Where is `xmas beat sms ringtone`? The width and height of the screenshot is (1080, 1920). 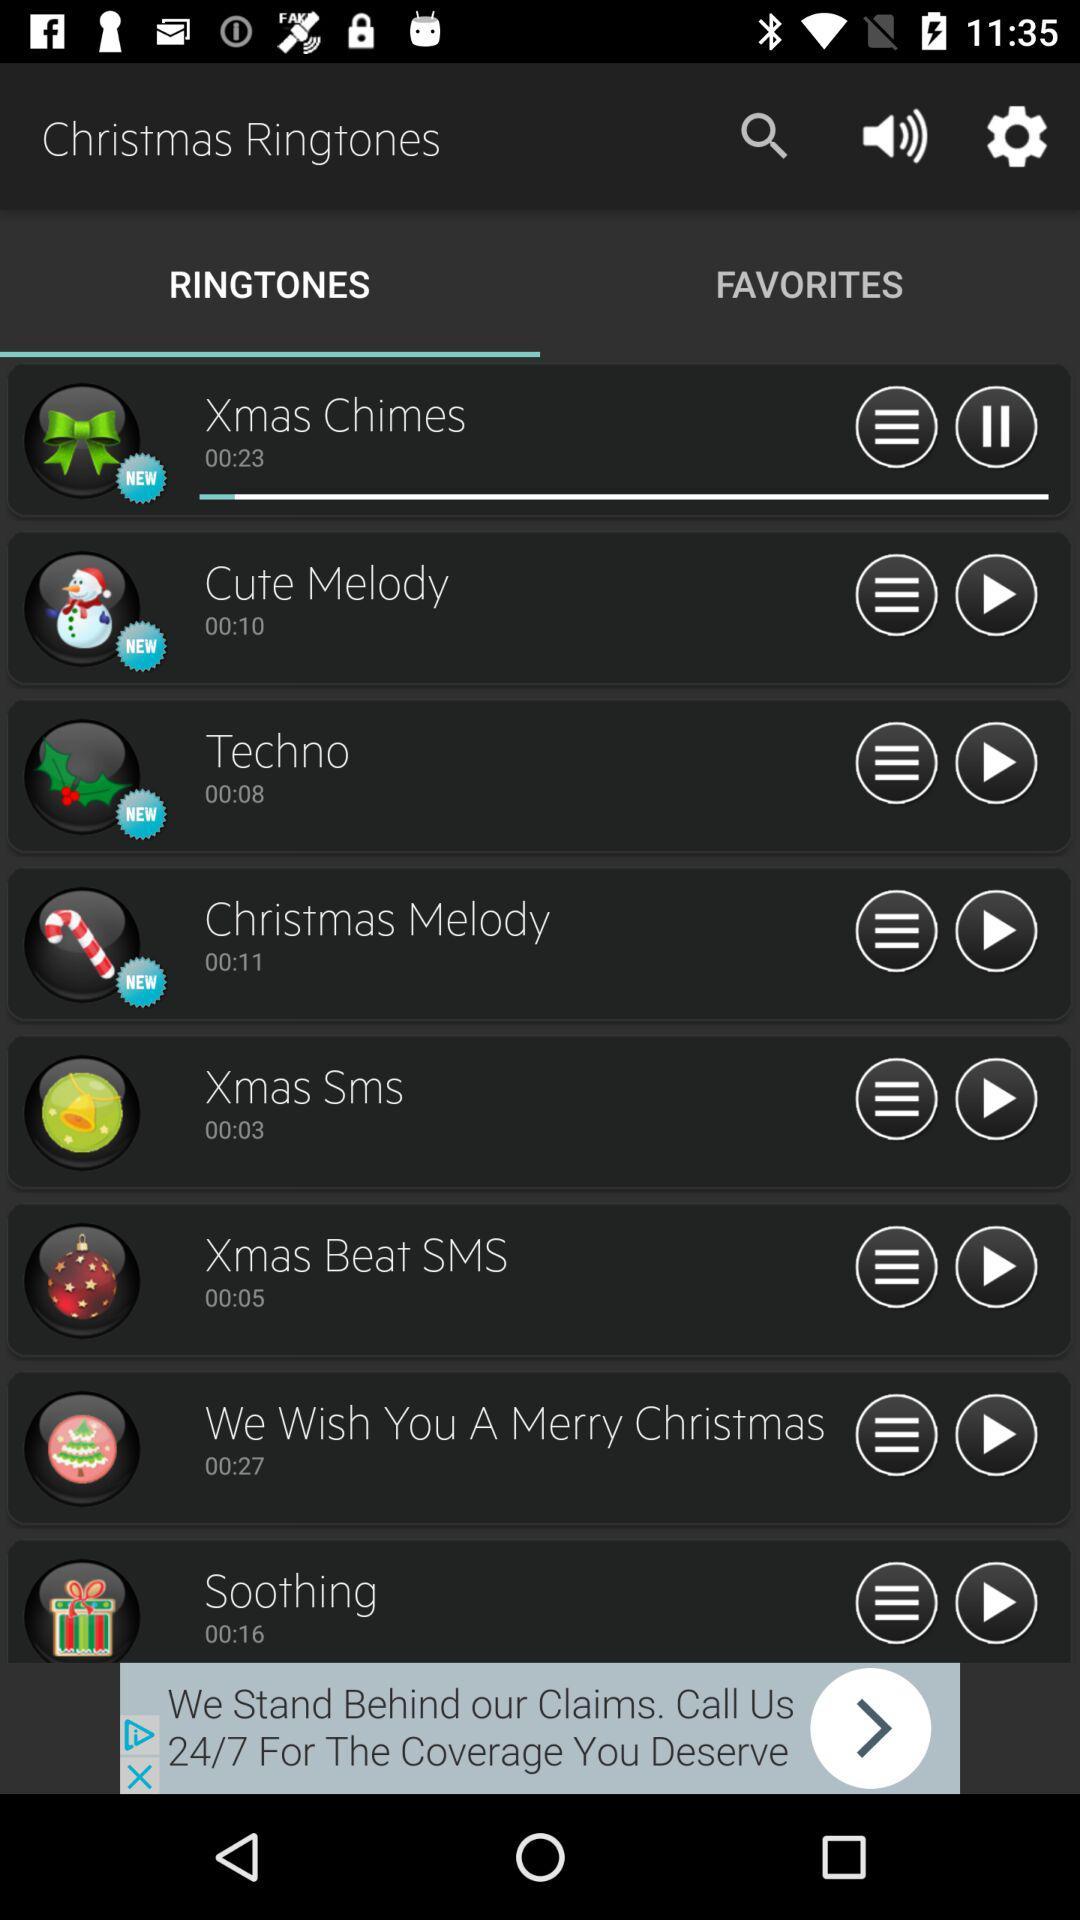 xmas beat sms ringtone is located at coordinates (995, 1267).